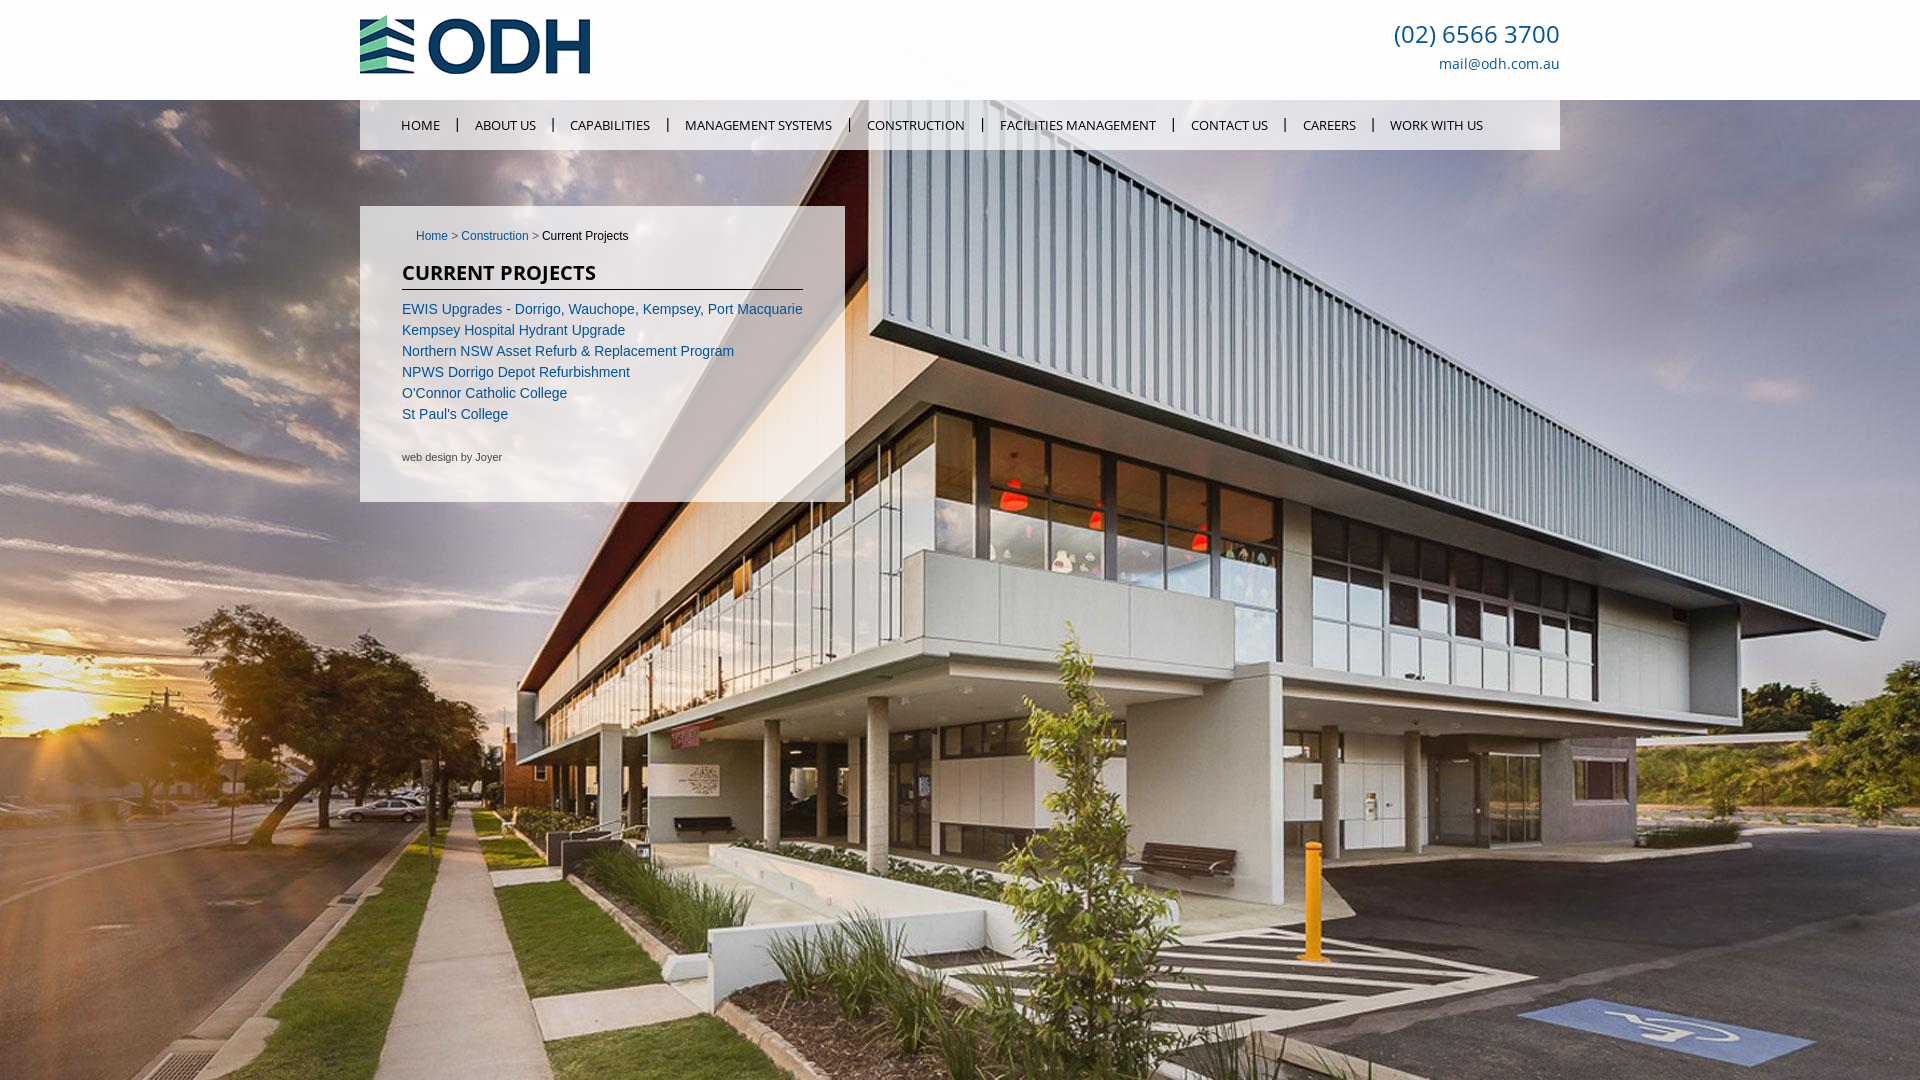 The height and width of the screenshot is (1080, 1920). Describe the element at coordinates (504, 124) in the screenshot. I see `'ABOUT US'` at that location.